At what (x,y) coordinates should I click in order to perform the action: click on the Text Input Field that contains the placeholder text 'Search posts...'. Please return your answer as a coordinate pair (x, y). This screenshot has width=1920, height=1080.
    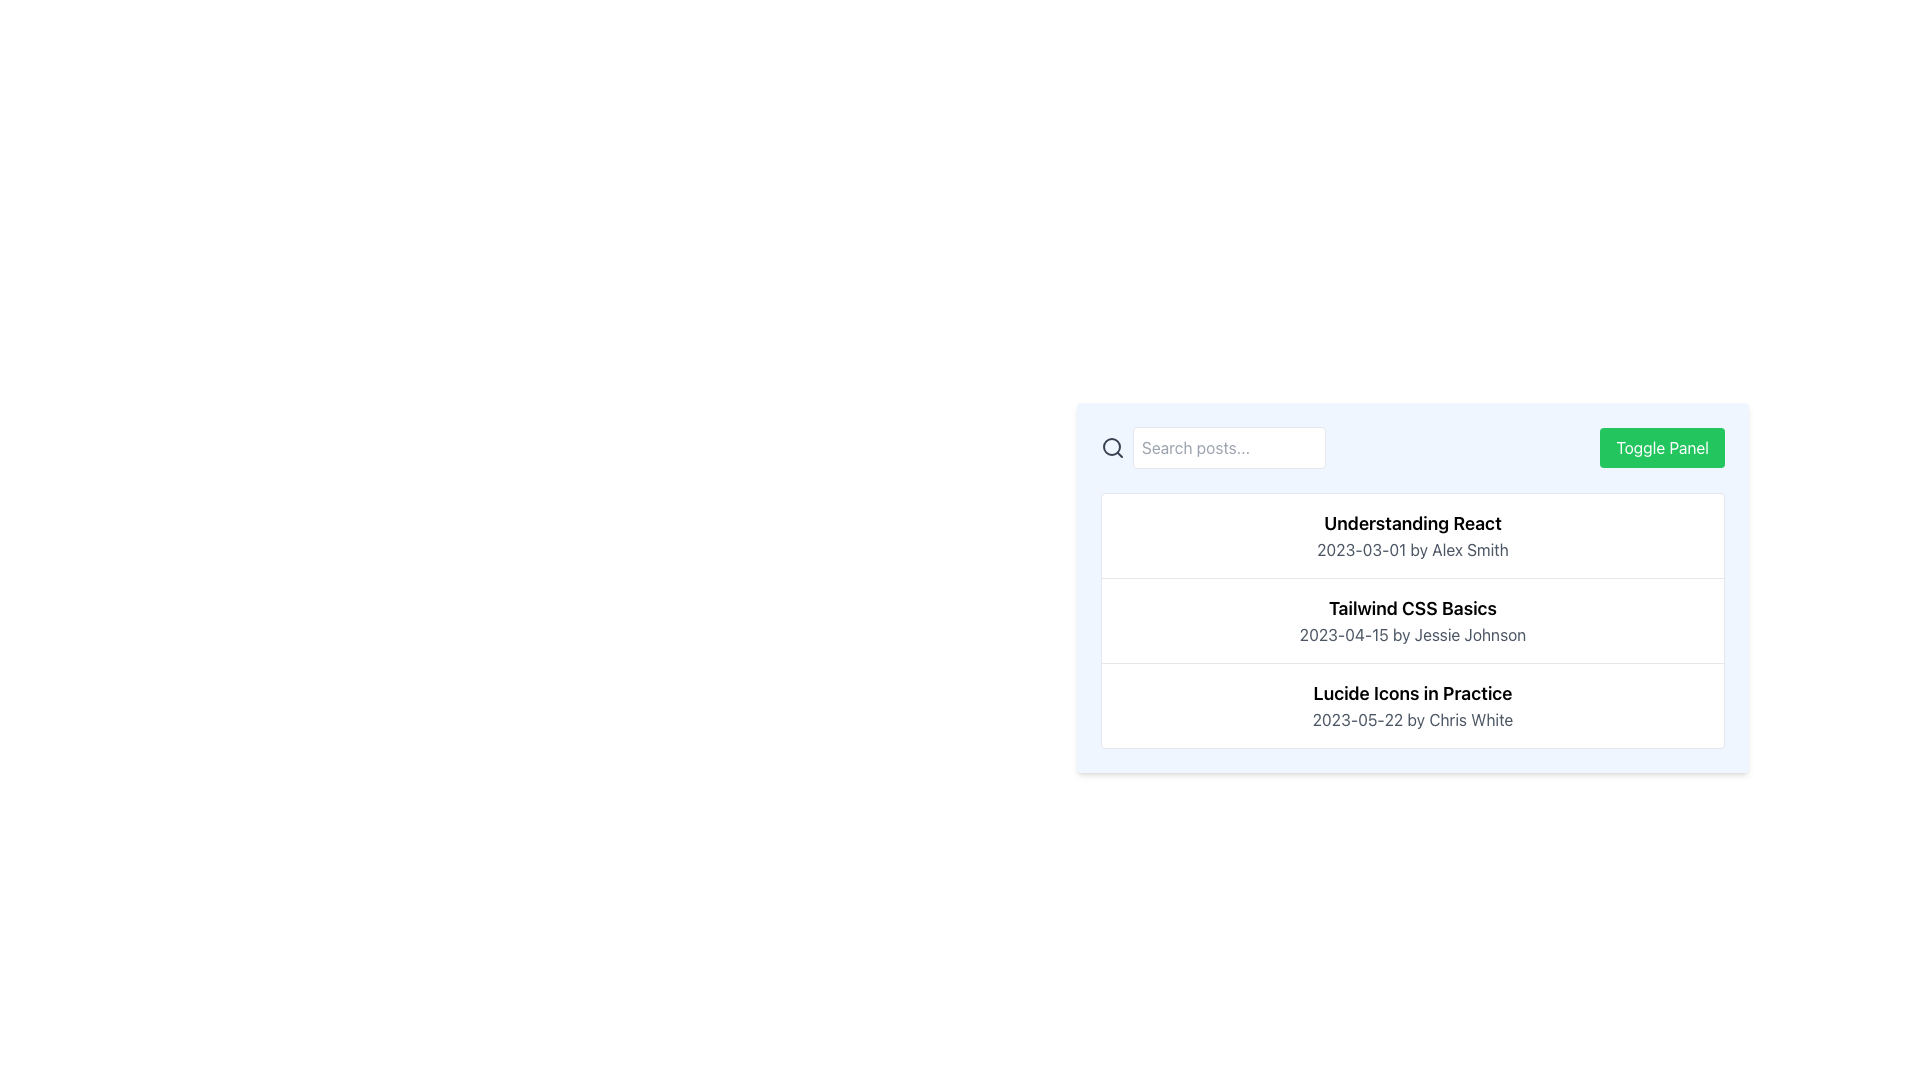
    Looking at the image, I should click on (1228, 446).